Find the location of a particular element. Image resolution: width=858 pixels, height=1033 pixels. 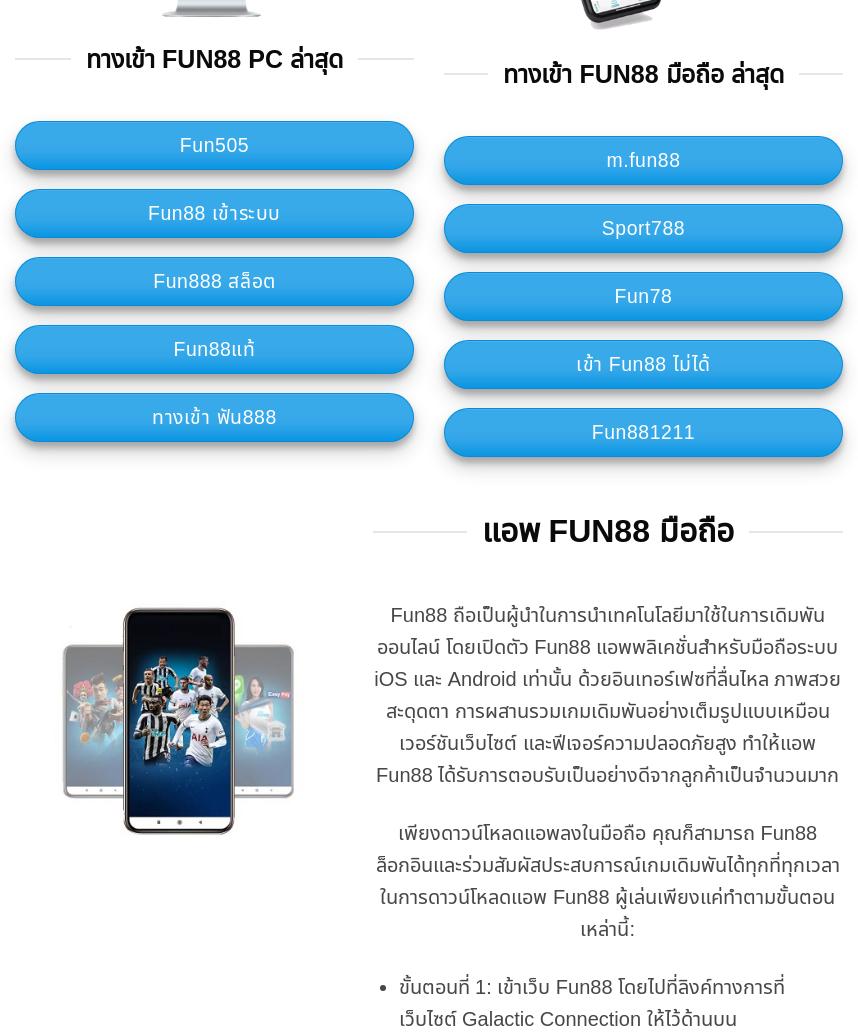

'ทางเข้า Fun88 PC ล่าสุด' is located at coordinates (213, 57).